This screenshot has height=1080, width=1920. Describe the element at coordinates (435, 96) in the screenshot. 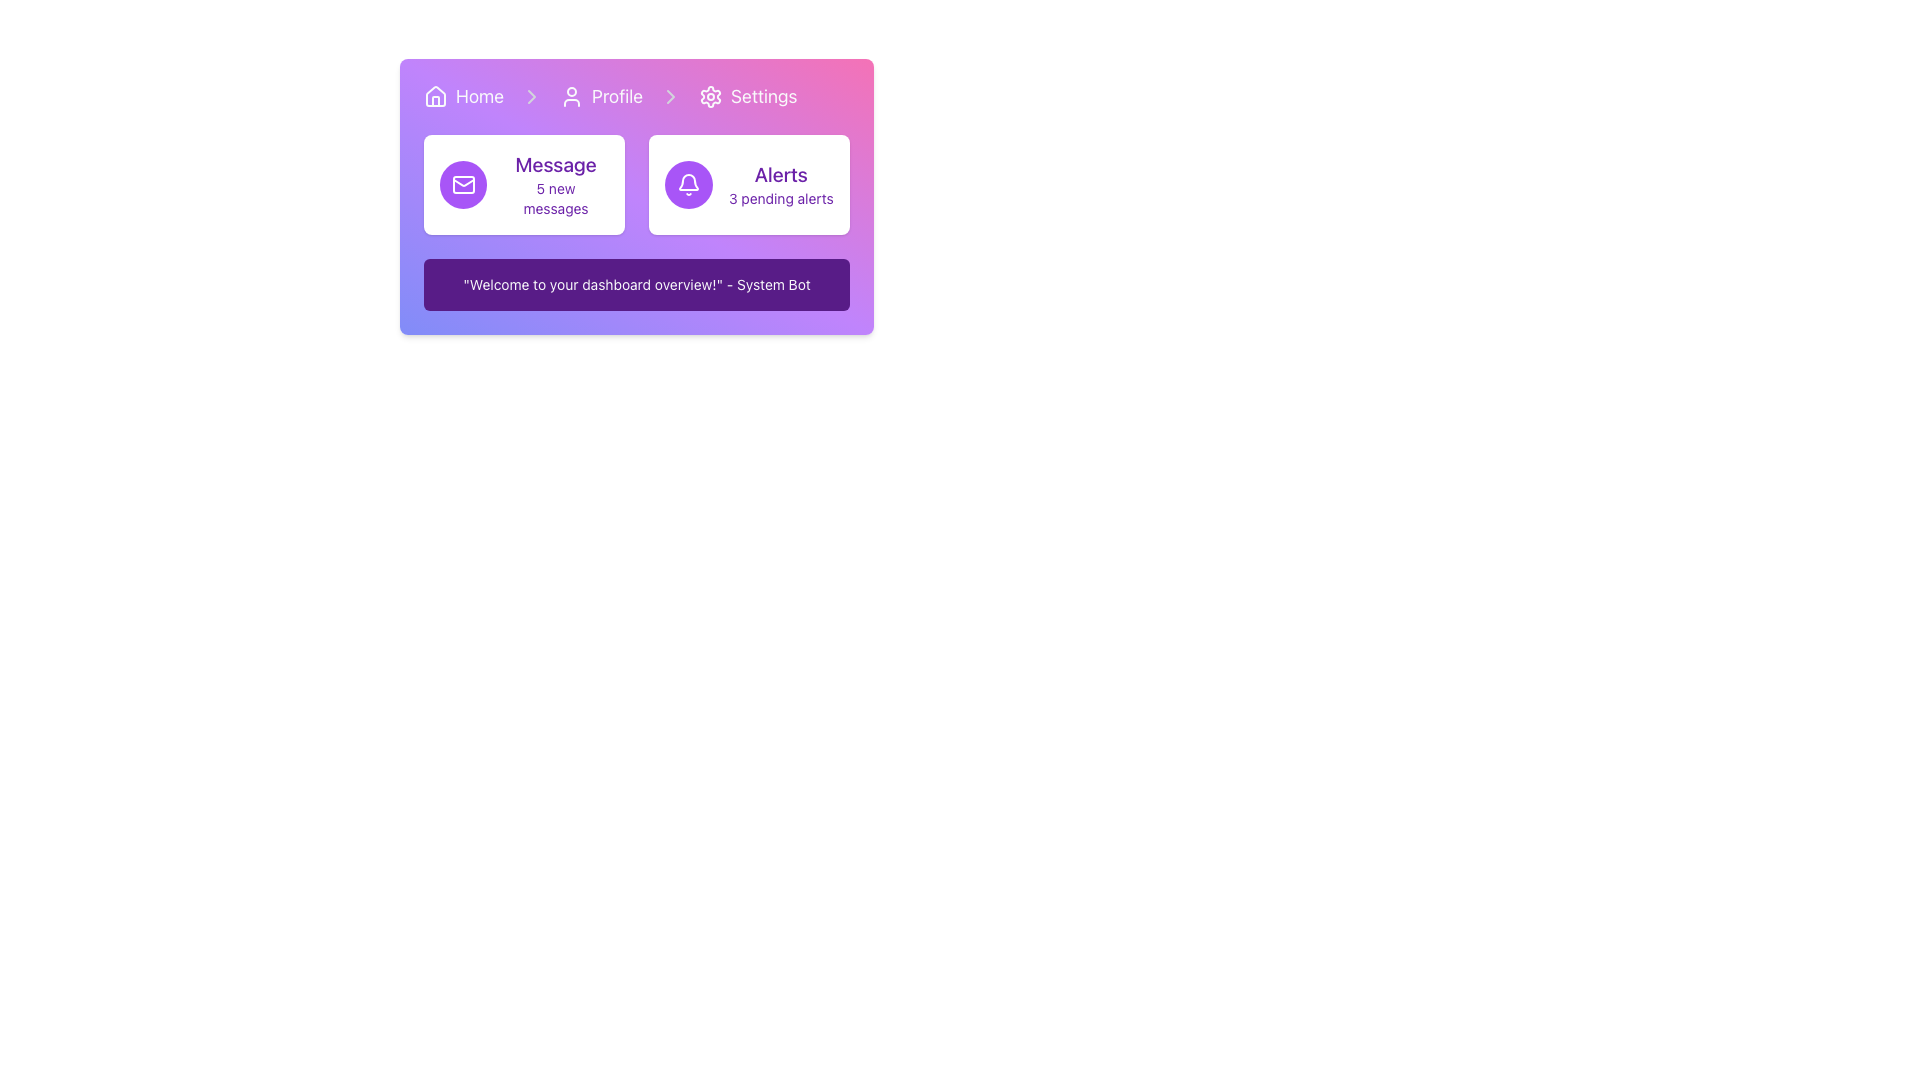

I see `the 'home' icon located in the navigation bar at the top of the interface, positioned to the left of the label 'Home'` at that location.